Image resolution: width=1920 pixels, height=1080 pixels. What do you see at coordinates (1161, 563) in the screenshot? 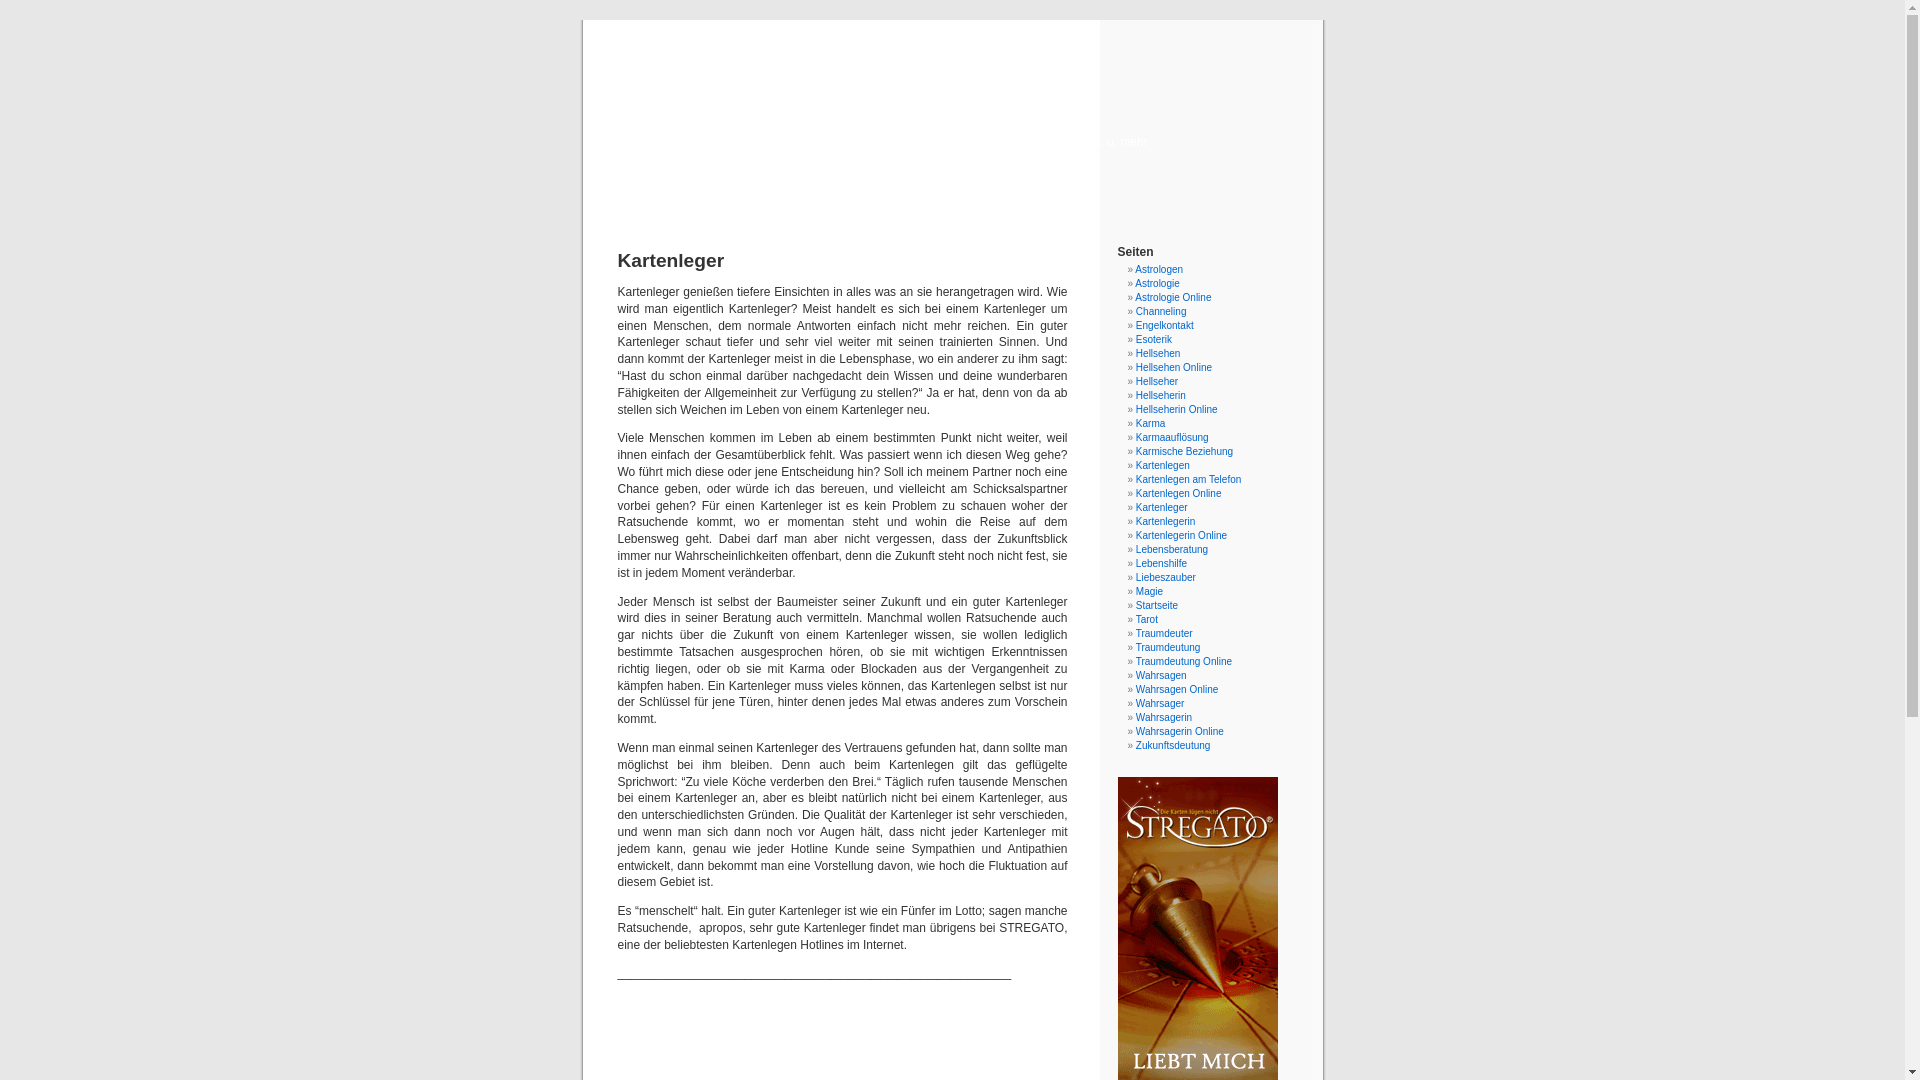
I see `'Lebenshilfe'` at bounding box center [1161, 563].